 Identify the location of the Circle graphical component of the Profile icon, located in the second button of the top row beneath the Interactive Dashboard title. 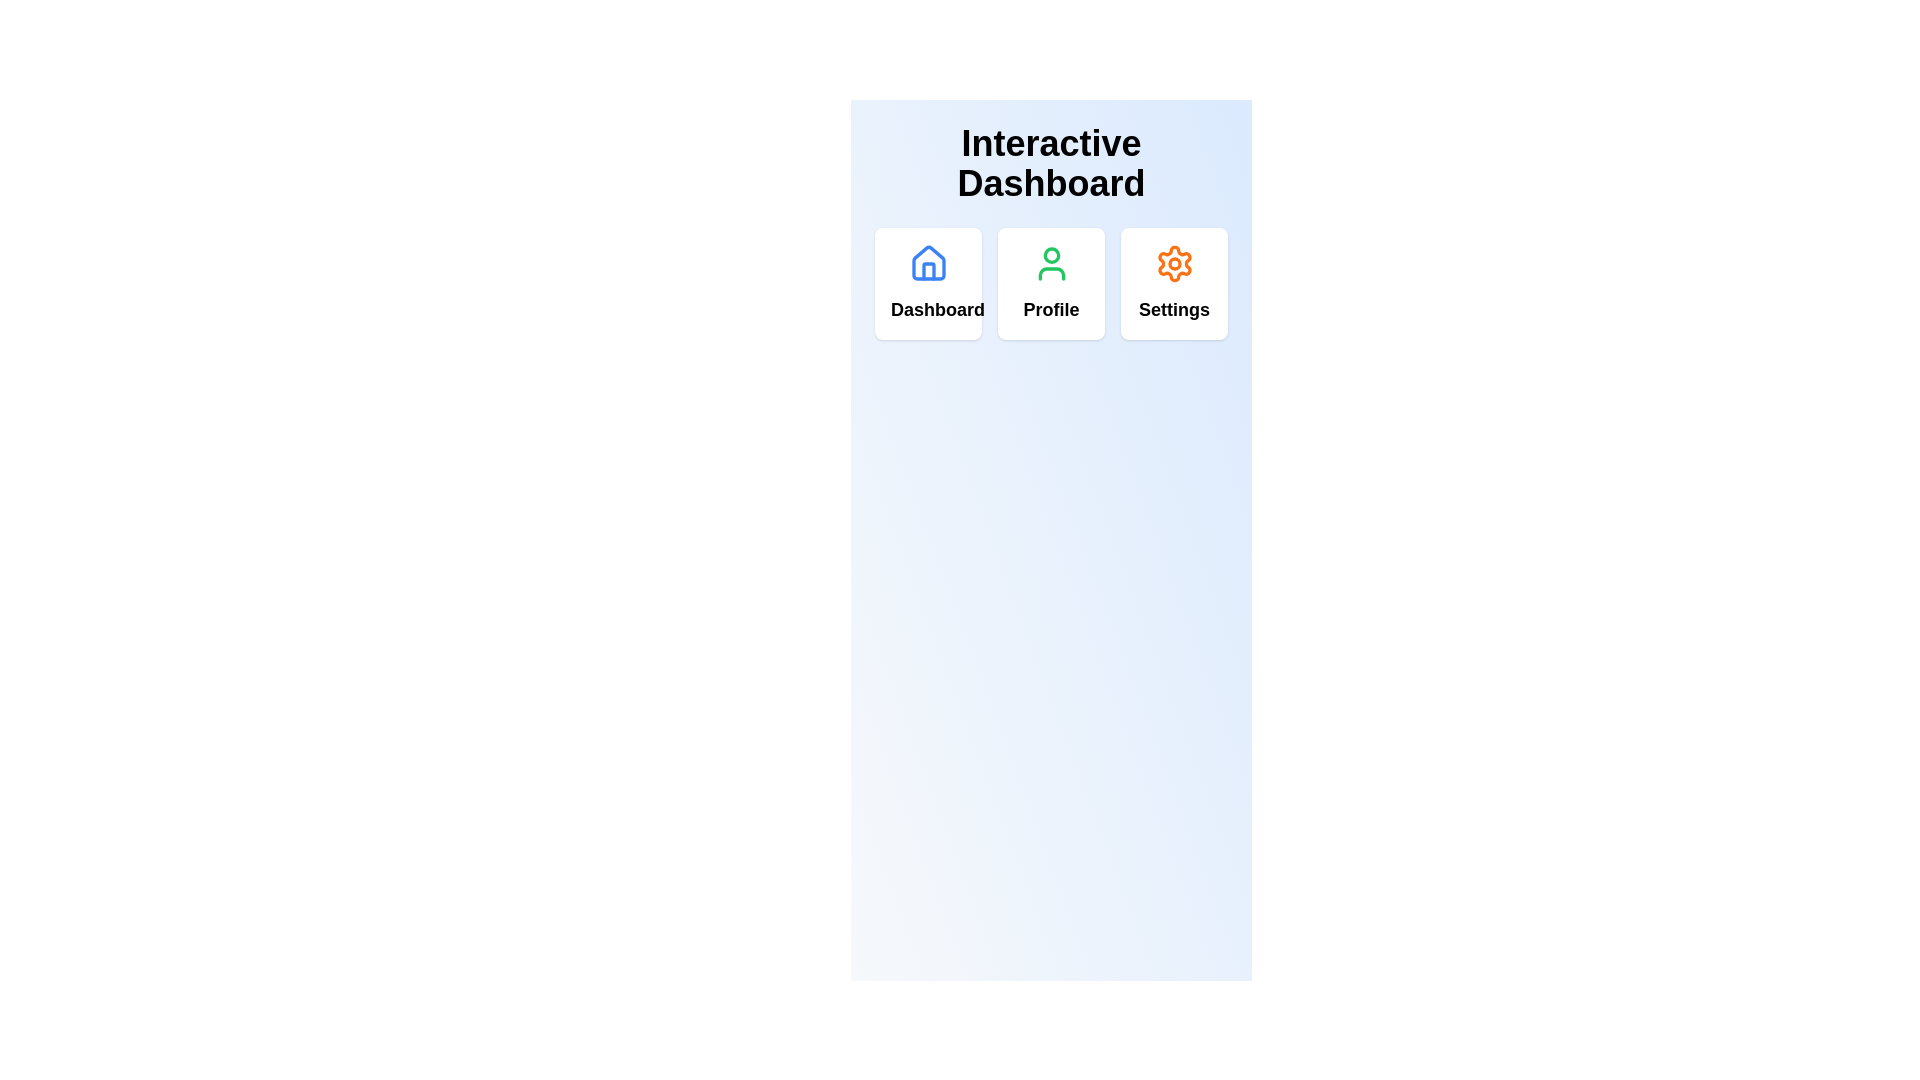
(1050, 254).